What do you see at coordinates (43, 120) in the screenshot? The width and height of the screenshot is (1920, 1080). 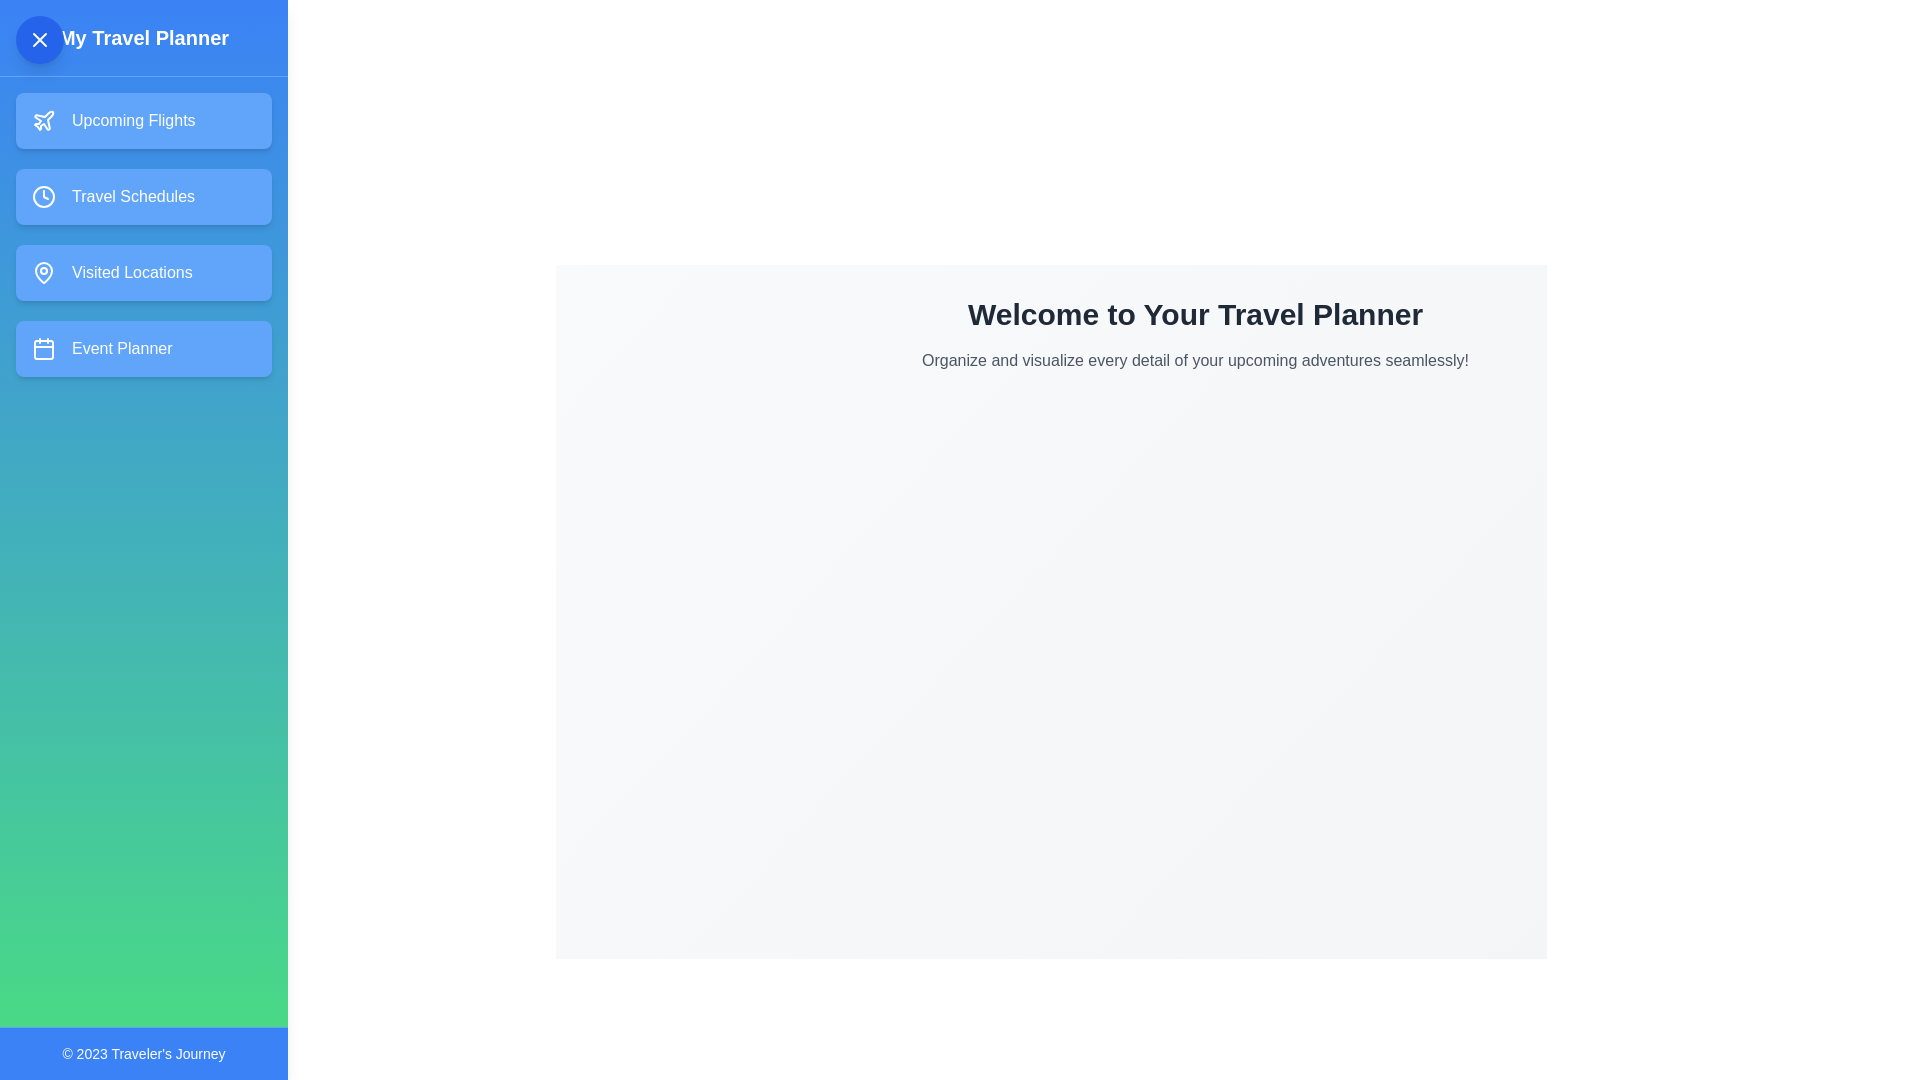 I see `the decorative icon representing the 'Upcoming Flights' menu option located in the sidebar, which precedes the text label and is positioned above other menu items` at bounding box center [43, 120].